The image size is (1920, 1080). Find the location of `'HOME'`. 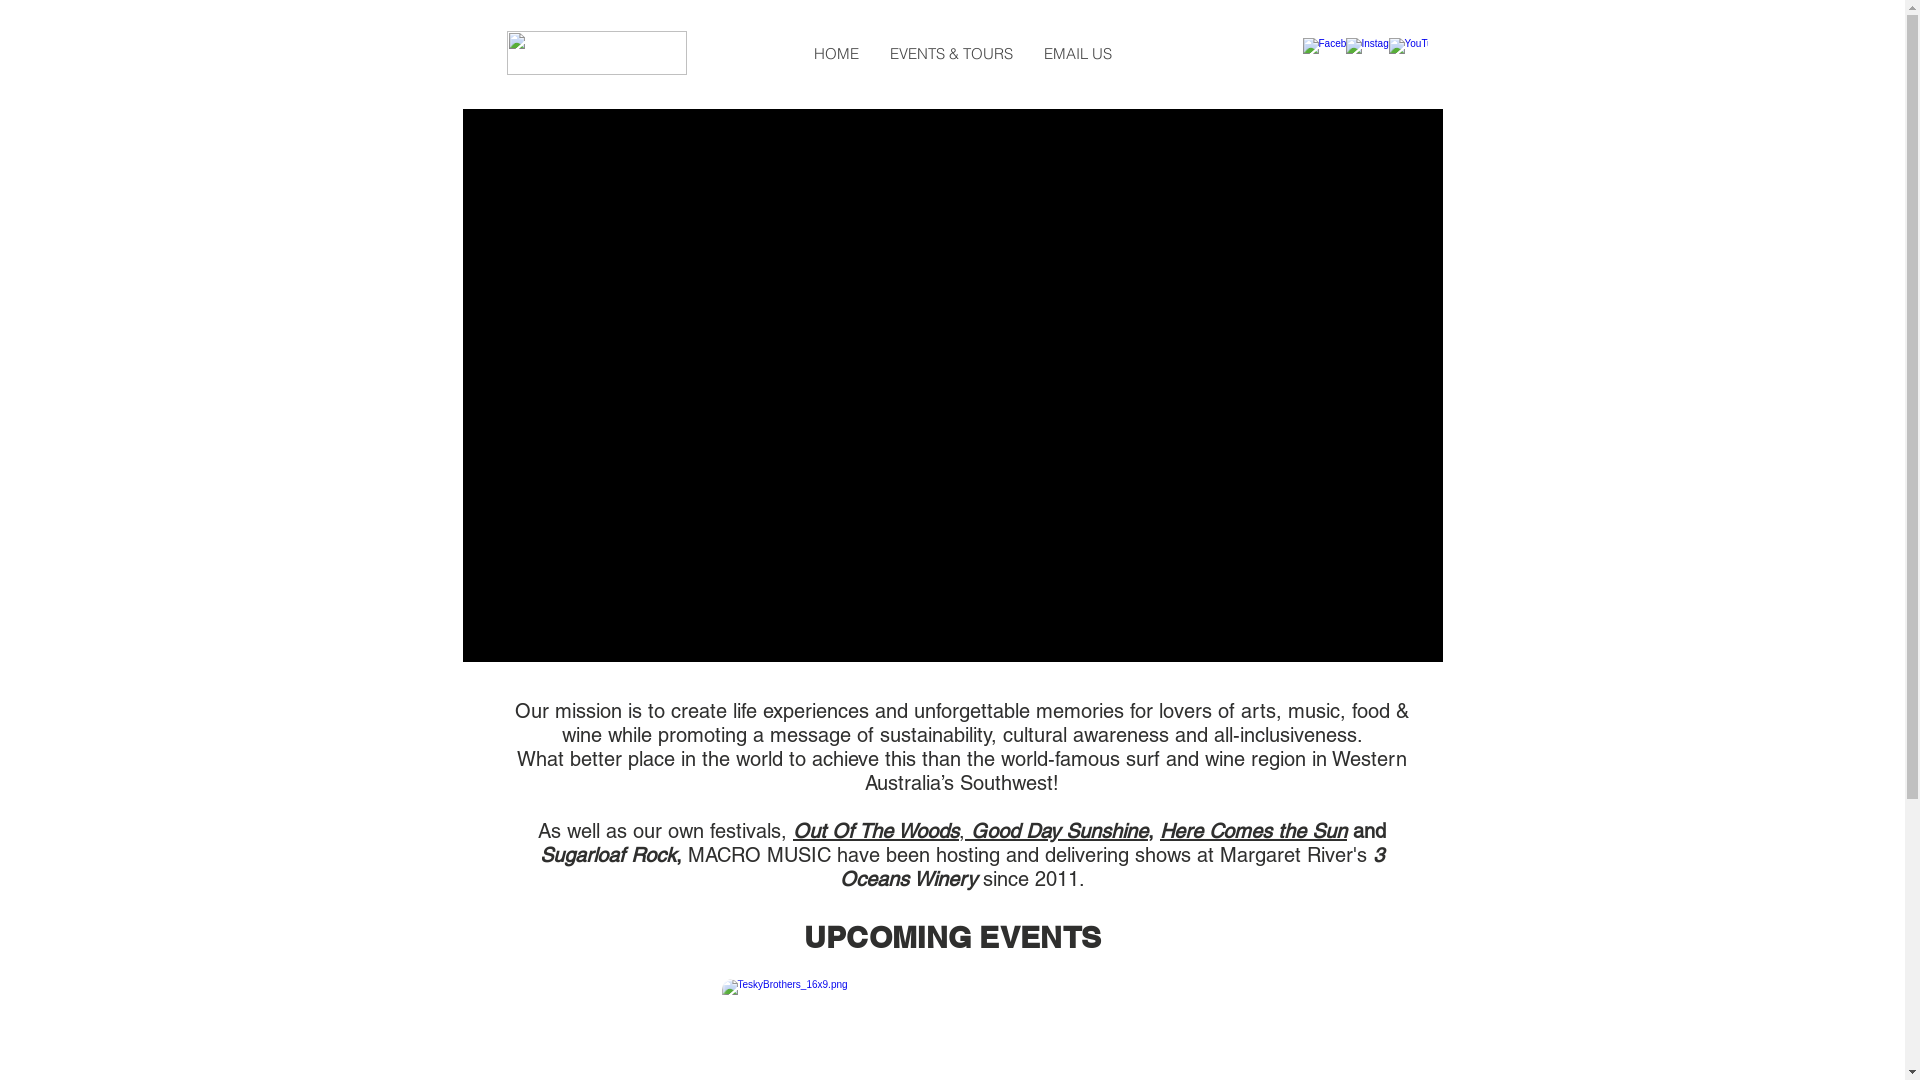

'HOME' is located at coordinates (835, 52).